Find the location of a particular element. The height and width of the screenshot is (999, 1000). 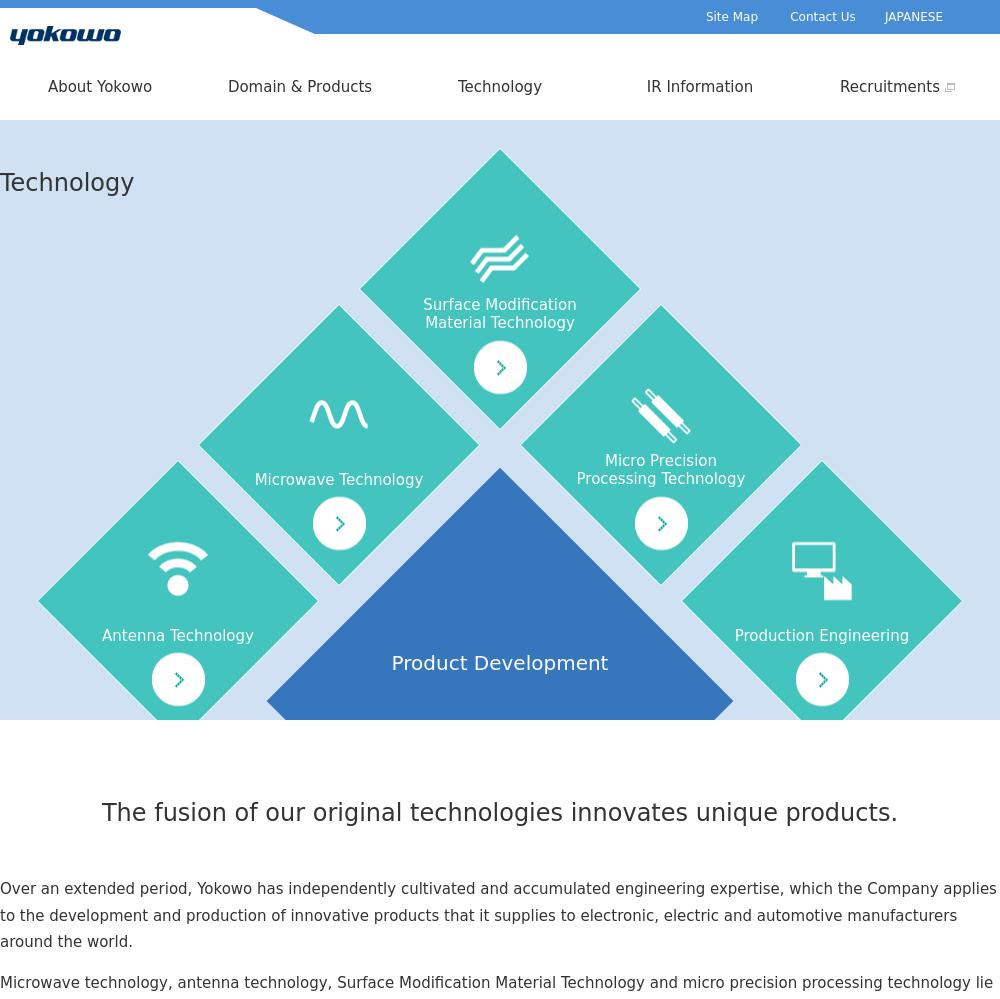

'Site Map' is located at coordinates (730, 16).